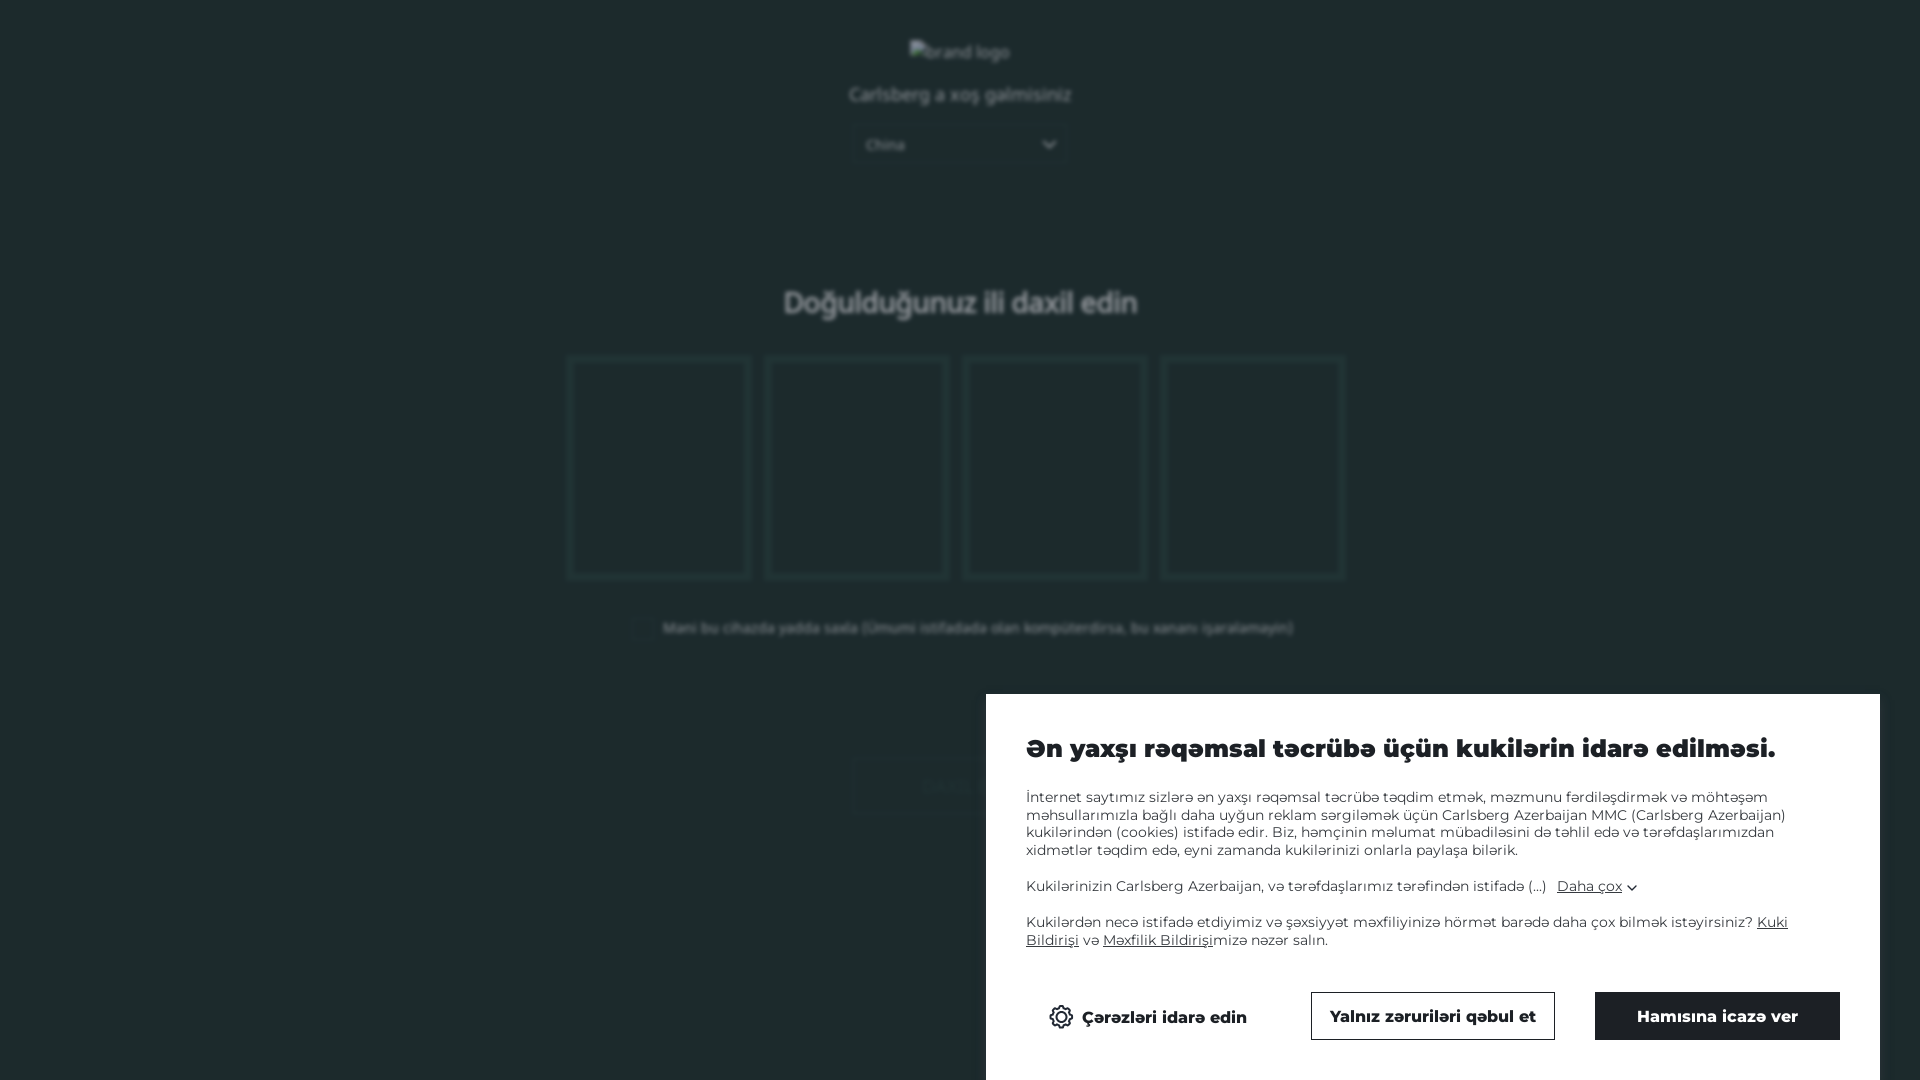  I want to click on 'Carlsberg Azerbaijan', so click(263, 42).